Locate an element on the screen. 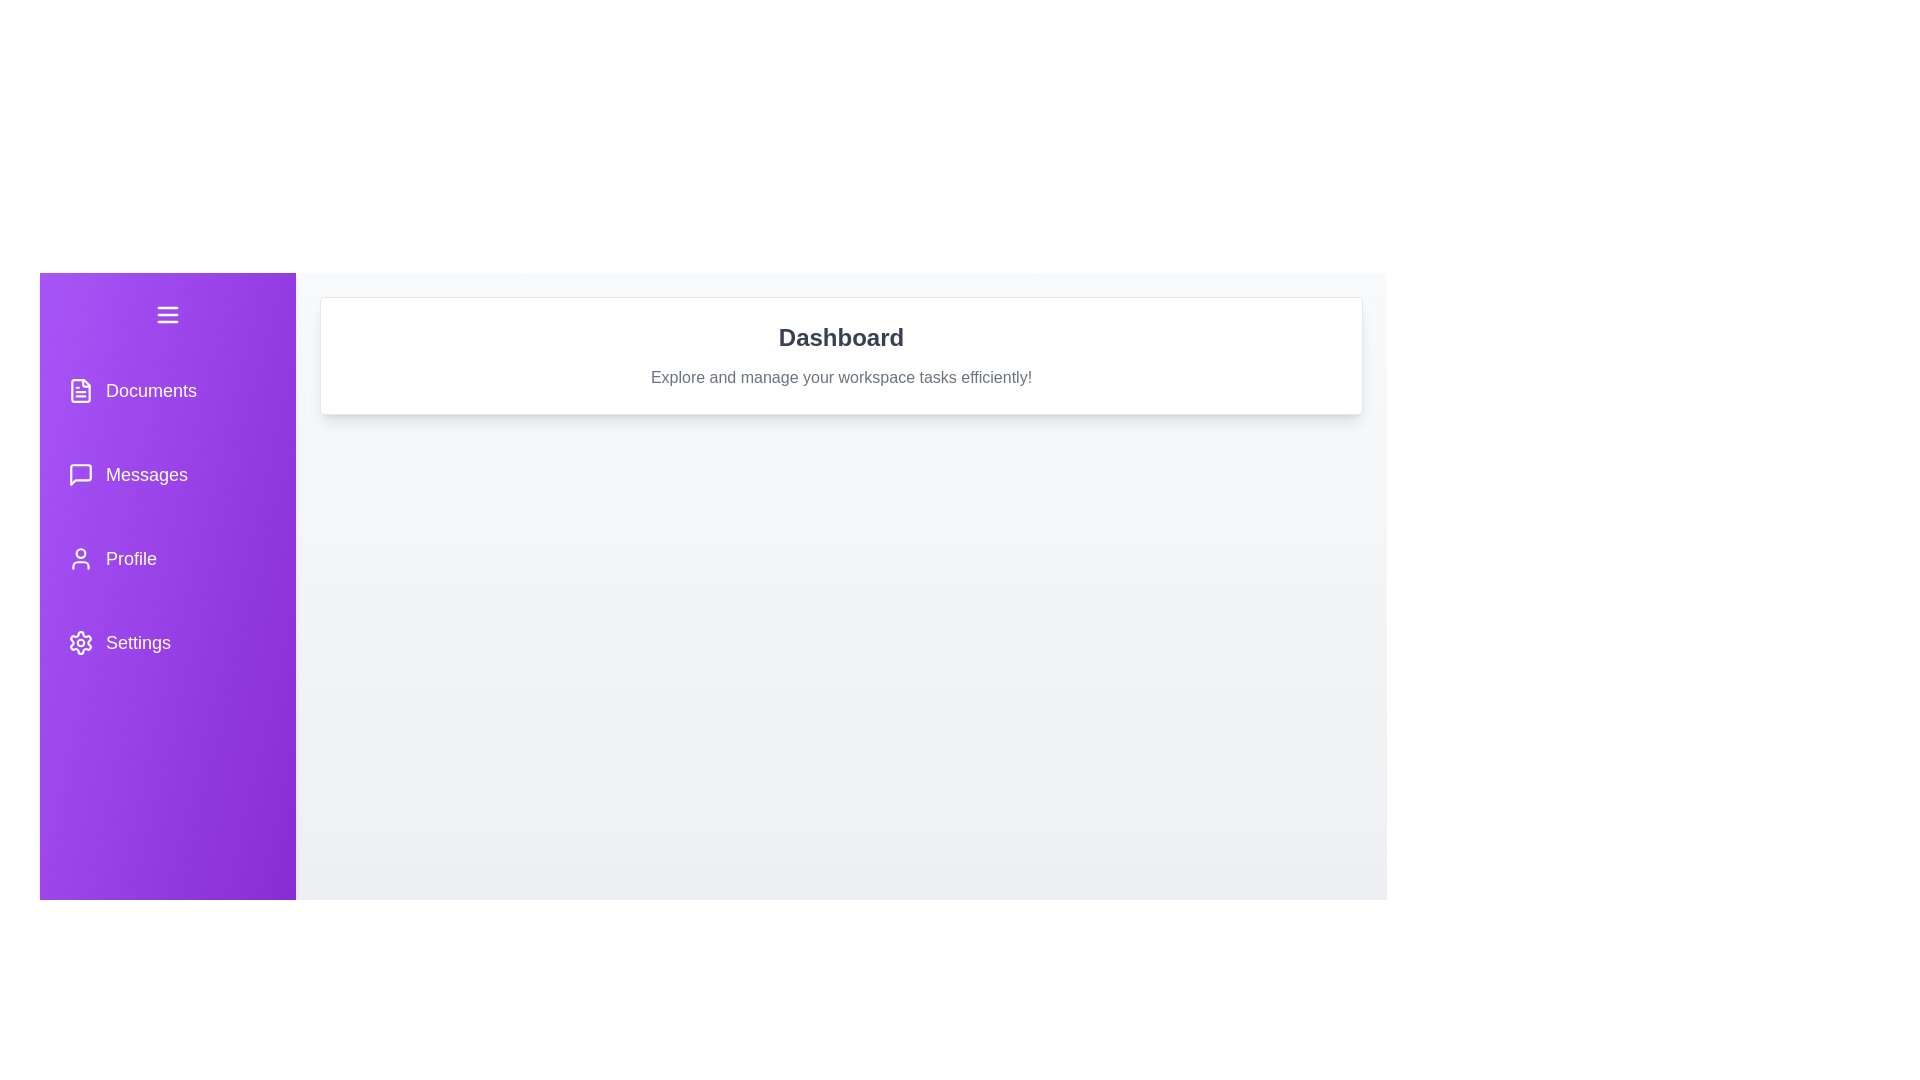 The image size is (1920, 1080). the navigation button for Messages is located at coordinates (168, 474).